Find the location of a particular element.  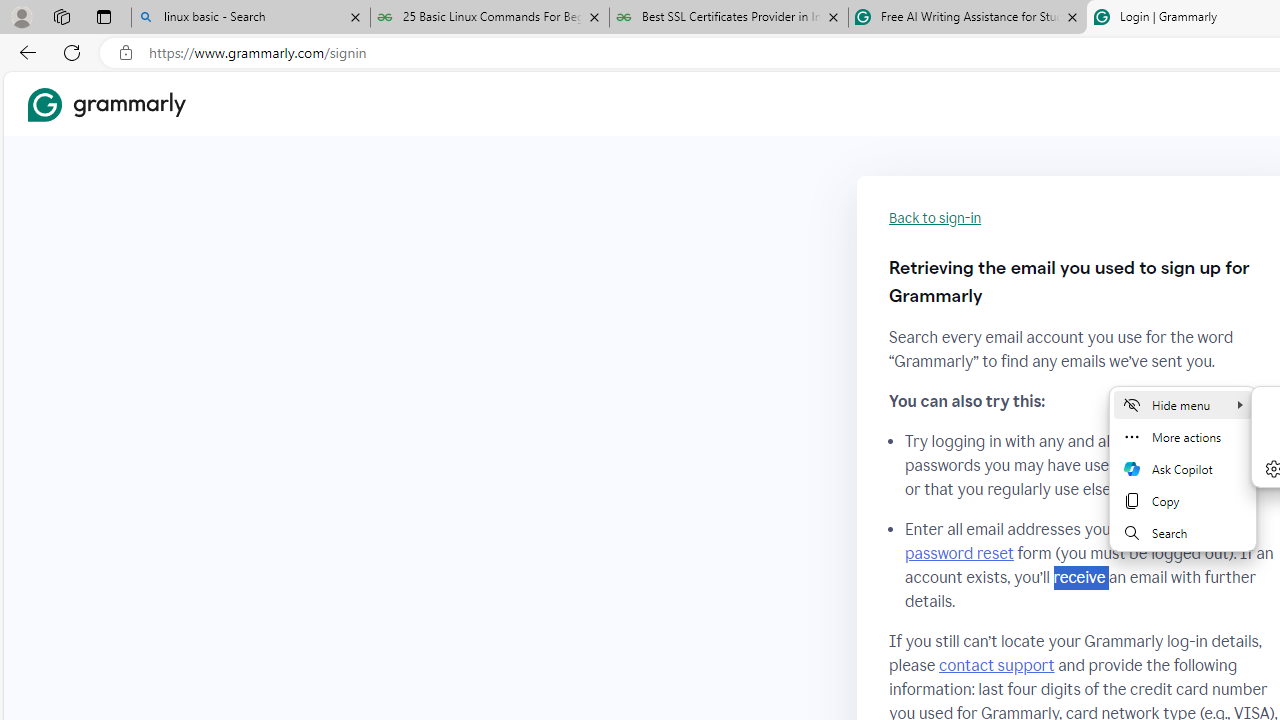

'contact support' is located at coordinates (997, 665).